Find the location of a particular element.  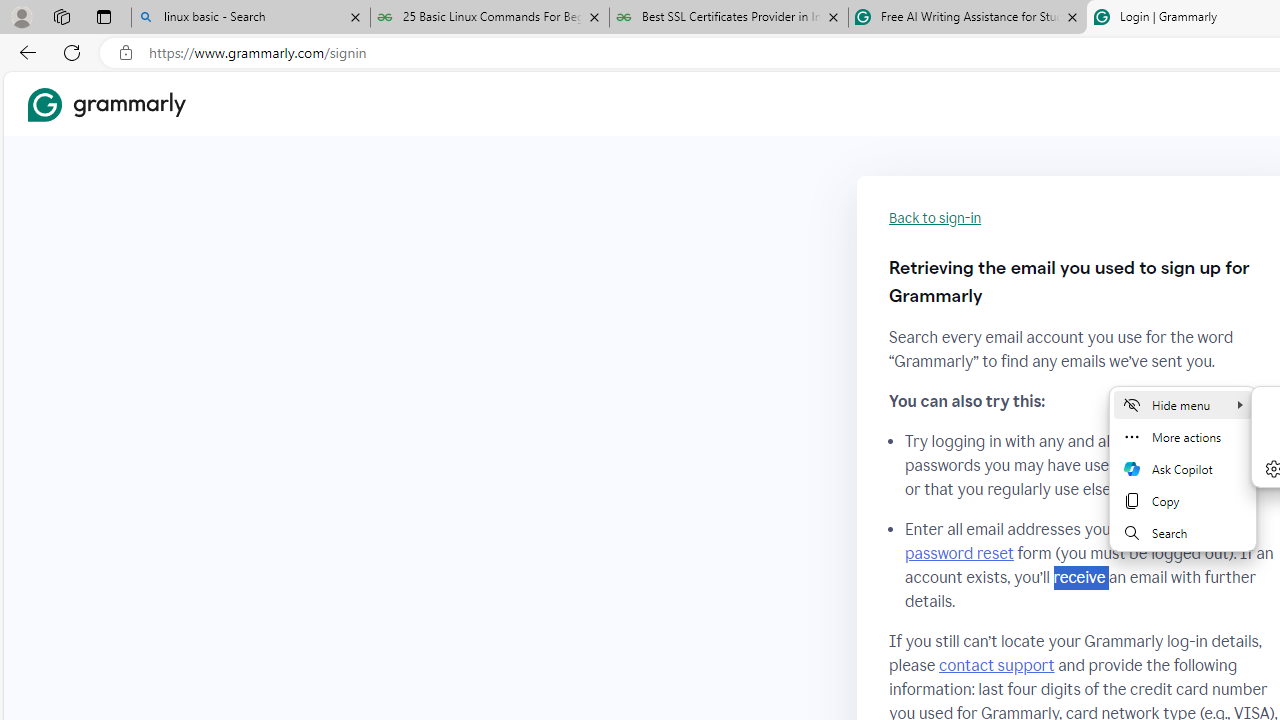

'contact support' is located at coordinates (997, 665).